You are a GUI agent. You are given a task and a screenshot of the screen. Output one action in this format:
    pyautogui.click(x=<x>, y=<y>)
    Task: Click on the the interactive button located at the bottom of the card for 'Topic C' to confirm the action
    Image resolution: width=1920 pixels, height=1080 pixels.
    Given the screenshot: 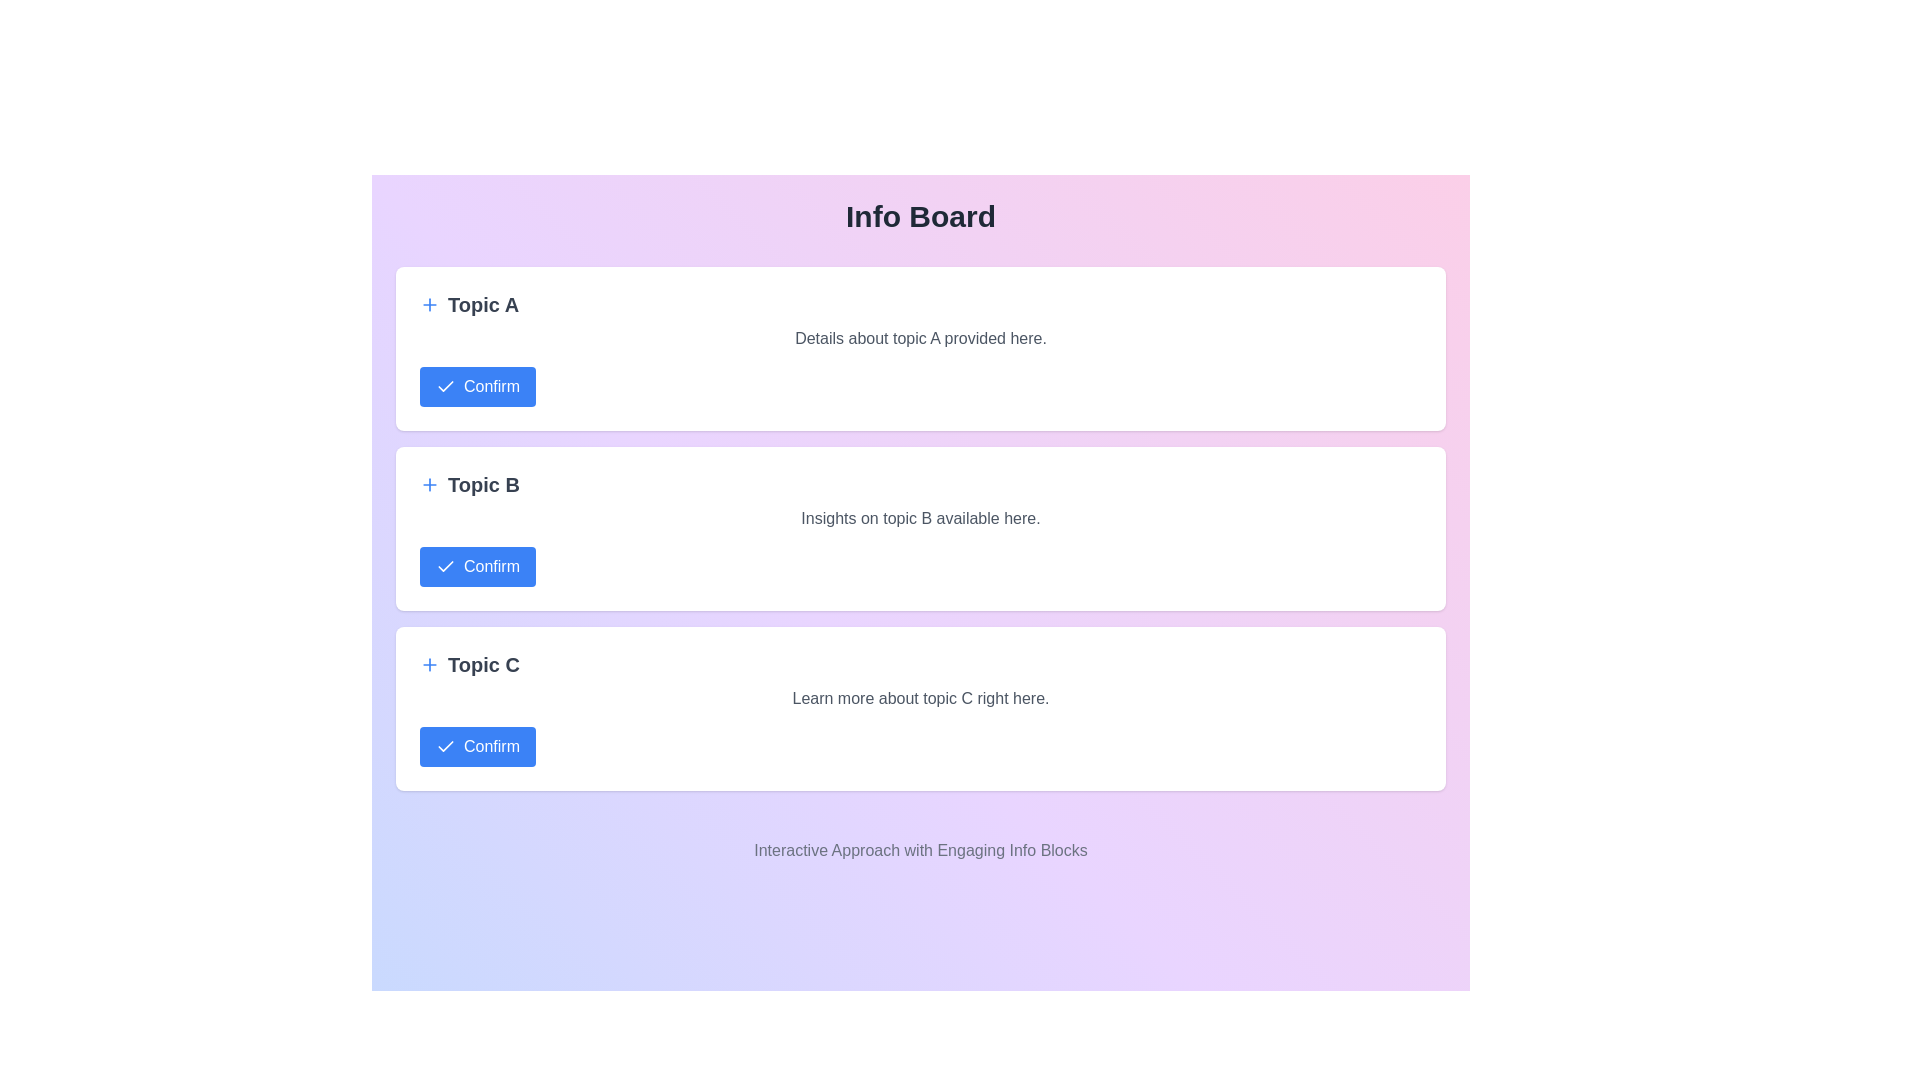 What is the action you would take?
    pyautogui.click(x=477, y=747)
    